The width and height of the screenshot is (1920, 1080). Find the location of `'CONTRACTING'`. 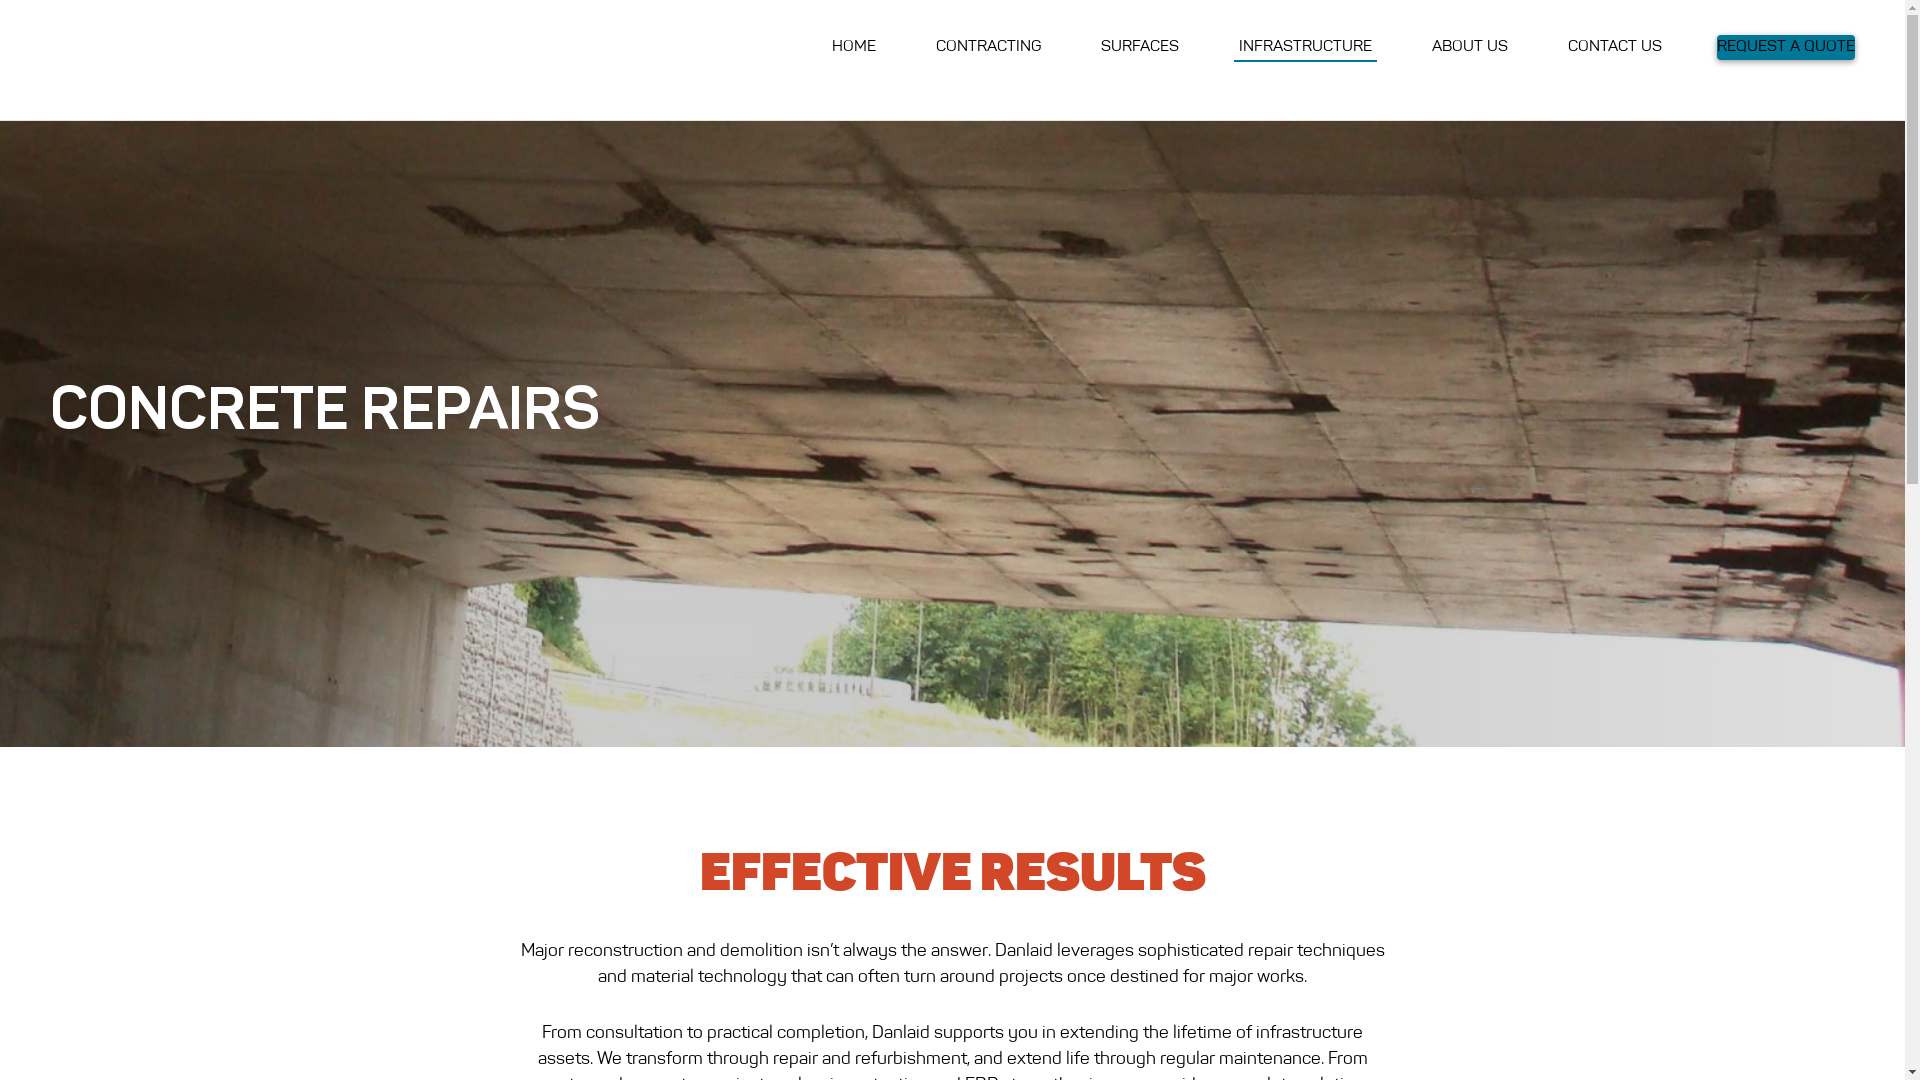

'CONTRACTING' is located at coordinates (988, 46).